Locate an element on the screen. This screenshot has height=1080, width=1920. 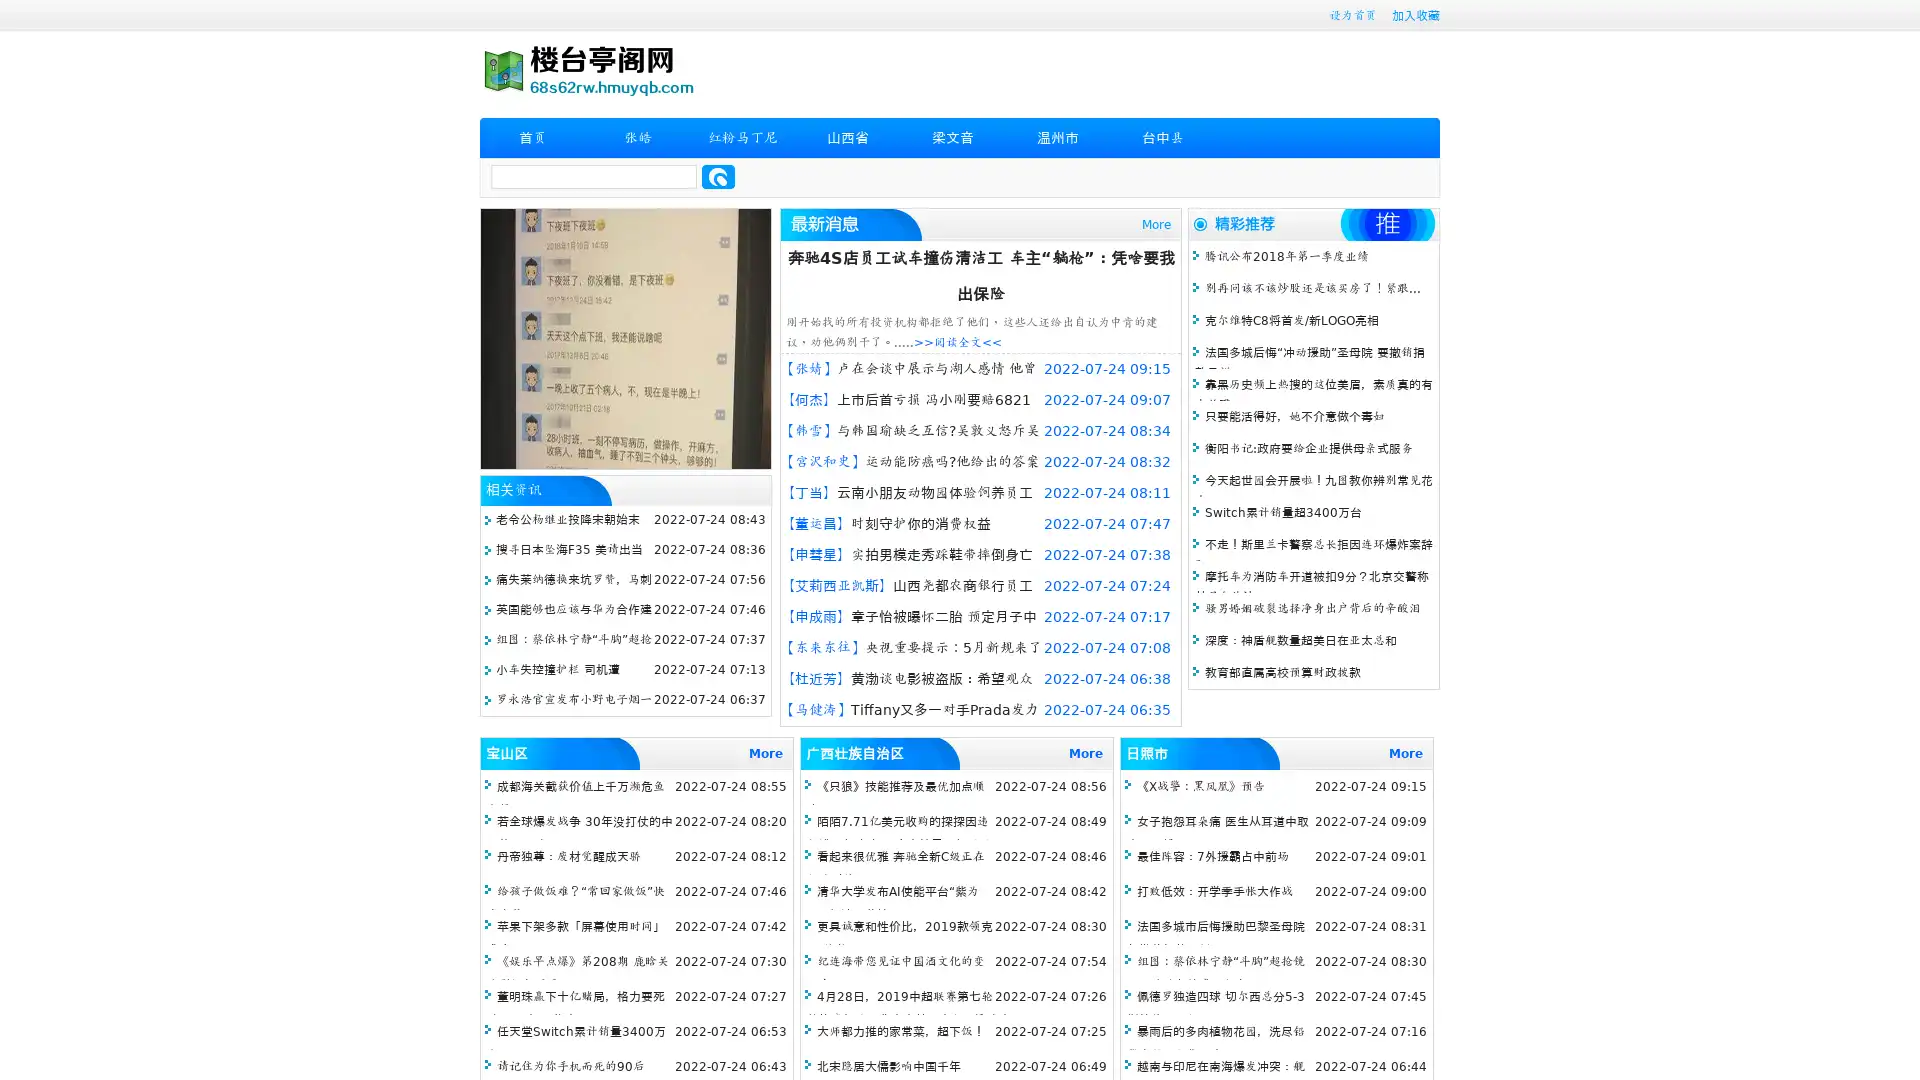
Search is located at coordinates (718, 176).